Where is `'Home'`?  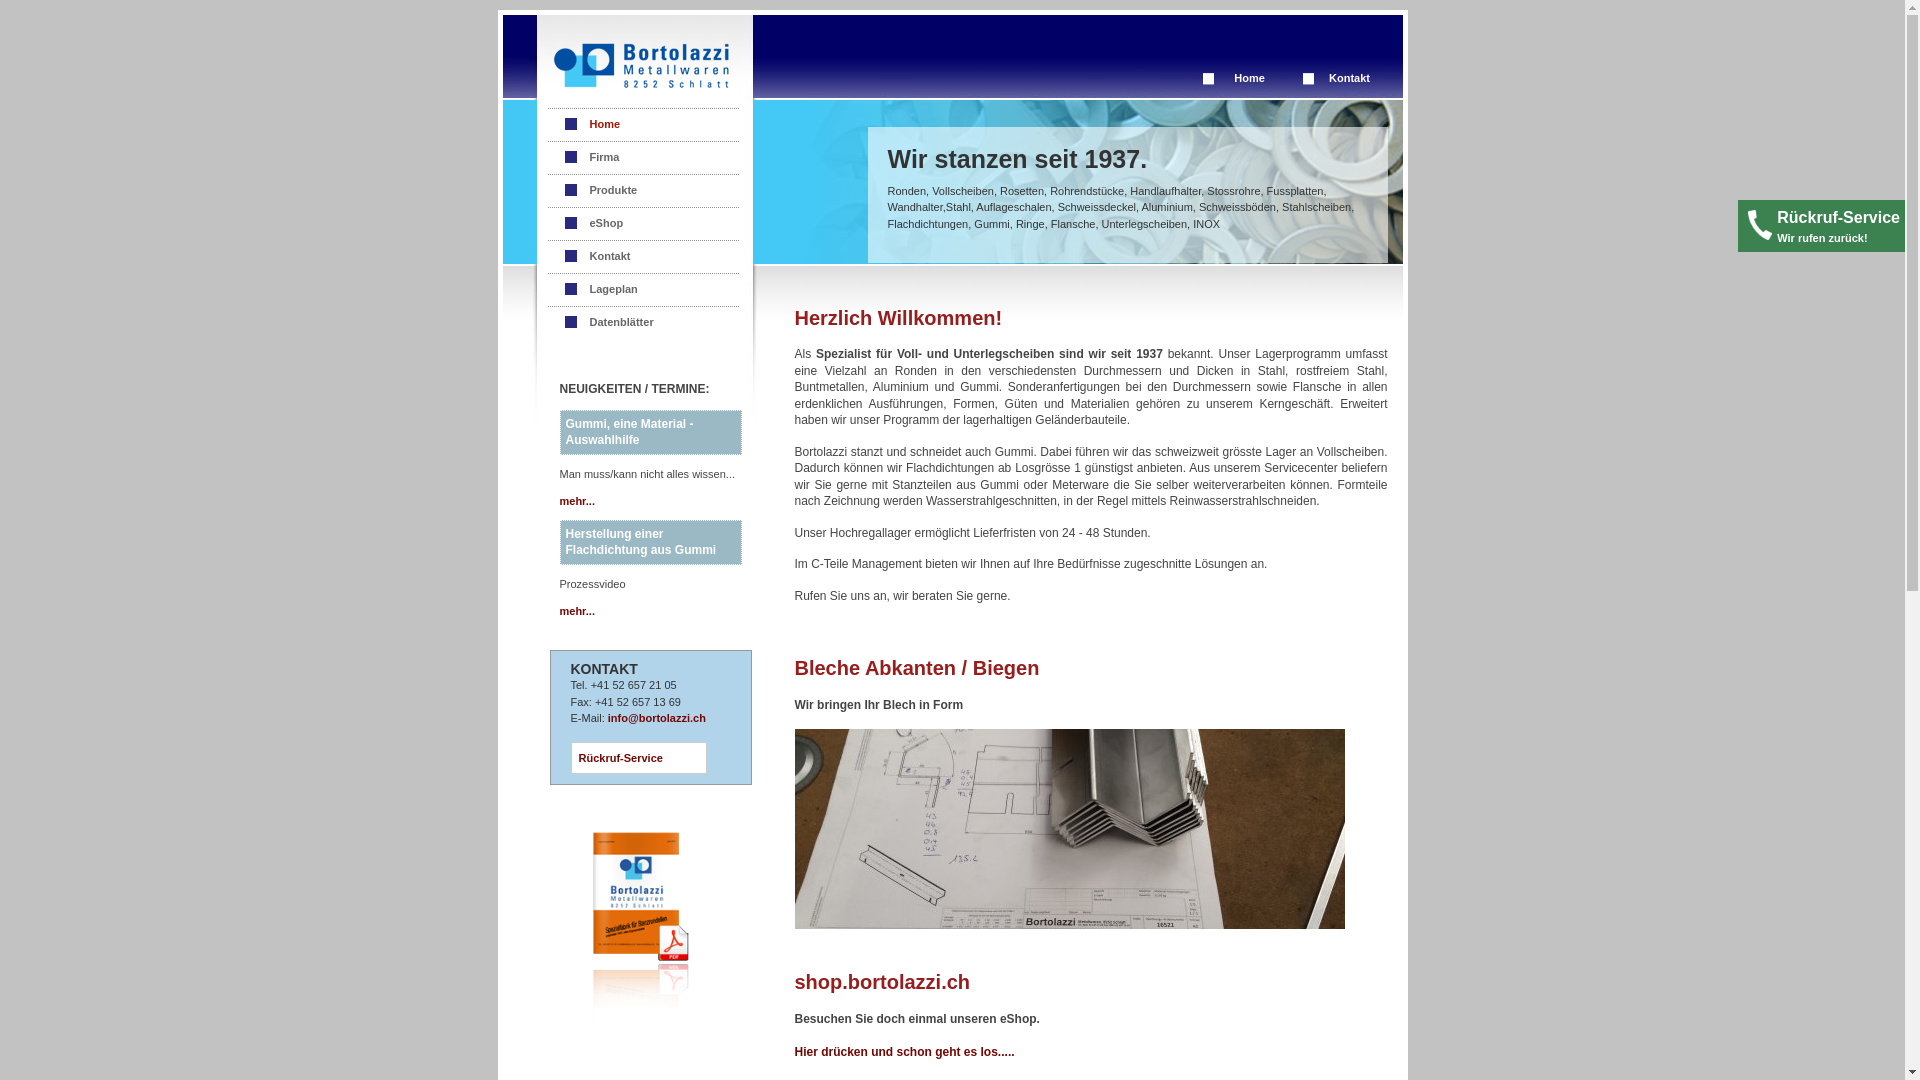
'Home' is located at coordinates (539, 124).